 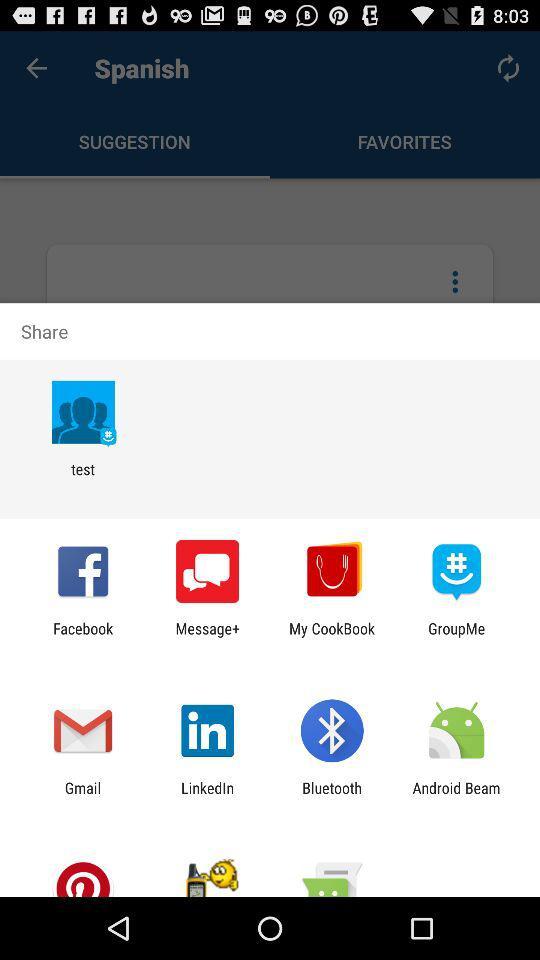 I want to click on app next to bluetooth app, so click(x=206, y=796).